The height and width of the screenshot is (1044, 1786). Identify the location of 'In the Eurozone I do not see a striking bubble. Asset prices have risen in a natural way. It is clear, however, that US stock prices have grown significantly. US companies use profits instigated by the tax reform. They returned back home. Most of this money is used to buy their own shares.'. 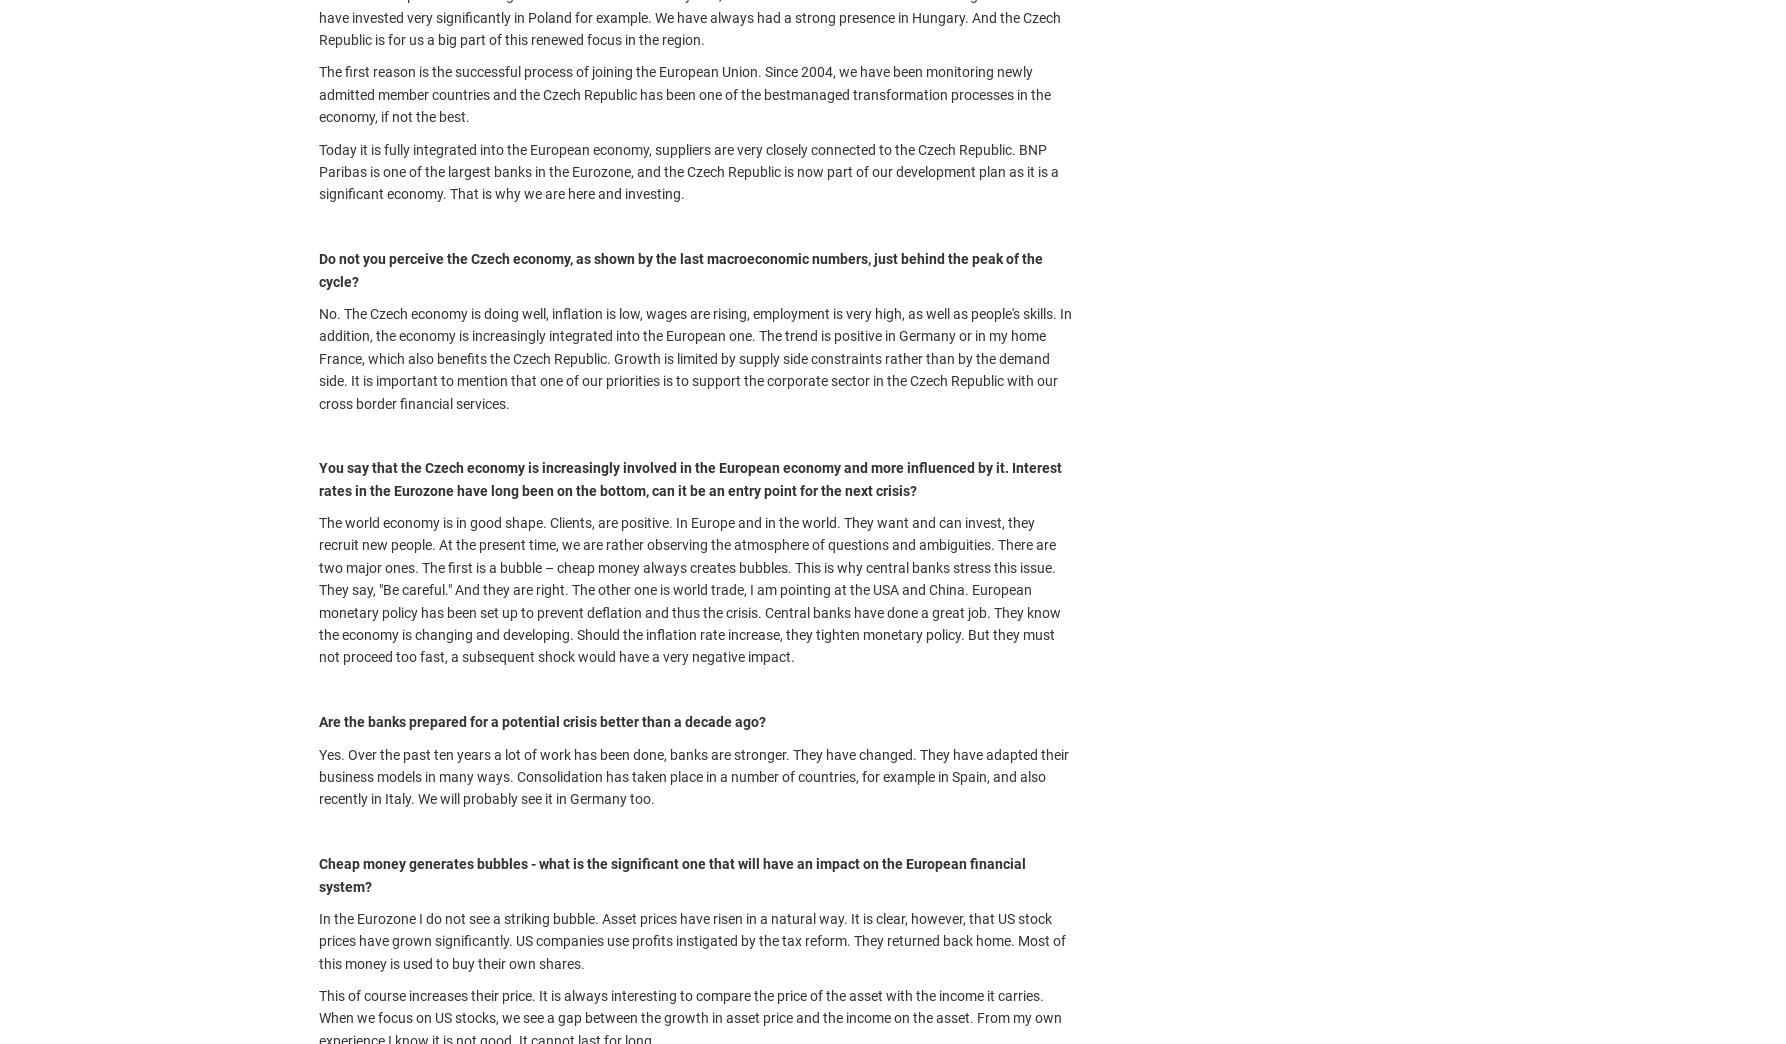
(318, 939).